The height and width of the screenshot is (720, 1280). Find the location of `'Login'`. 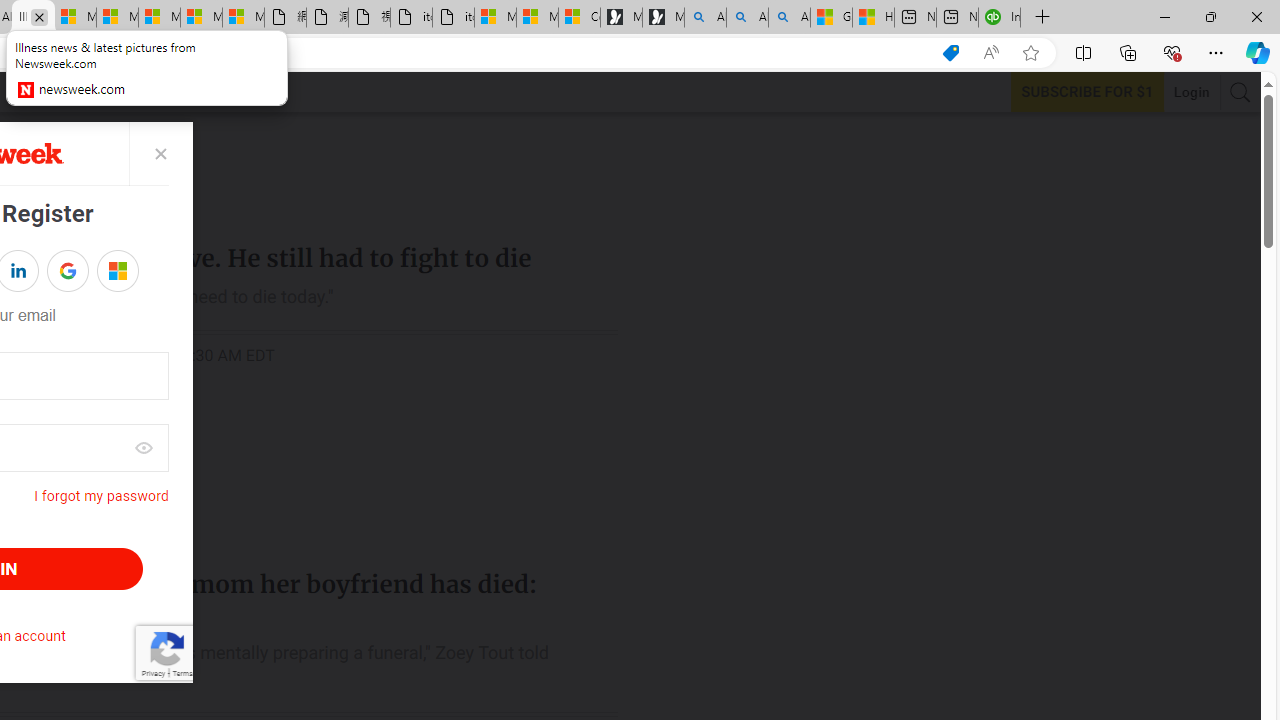

'Login' is located at coordinates (1192, 92).